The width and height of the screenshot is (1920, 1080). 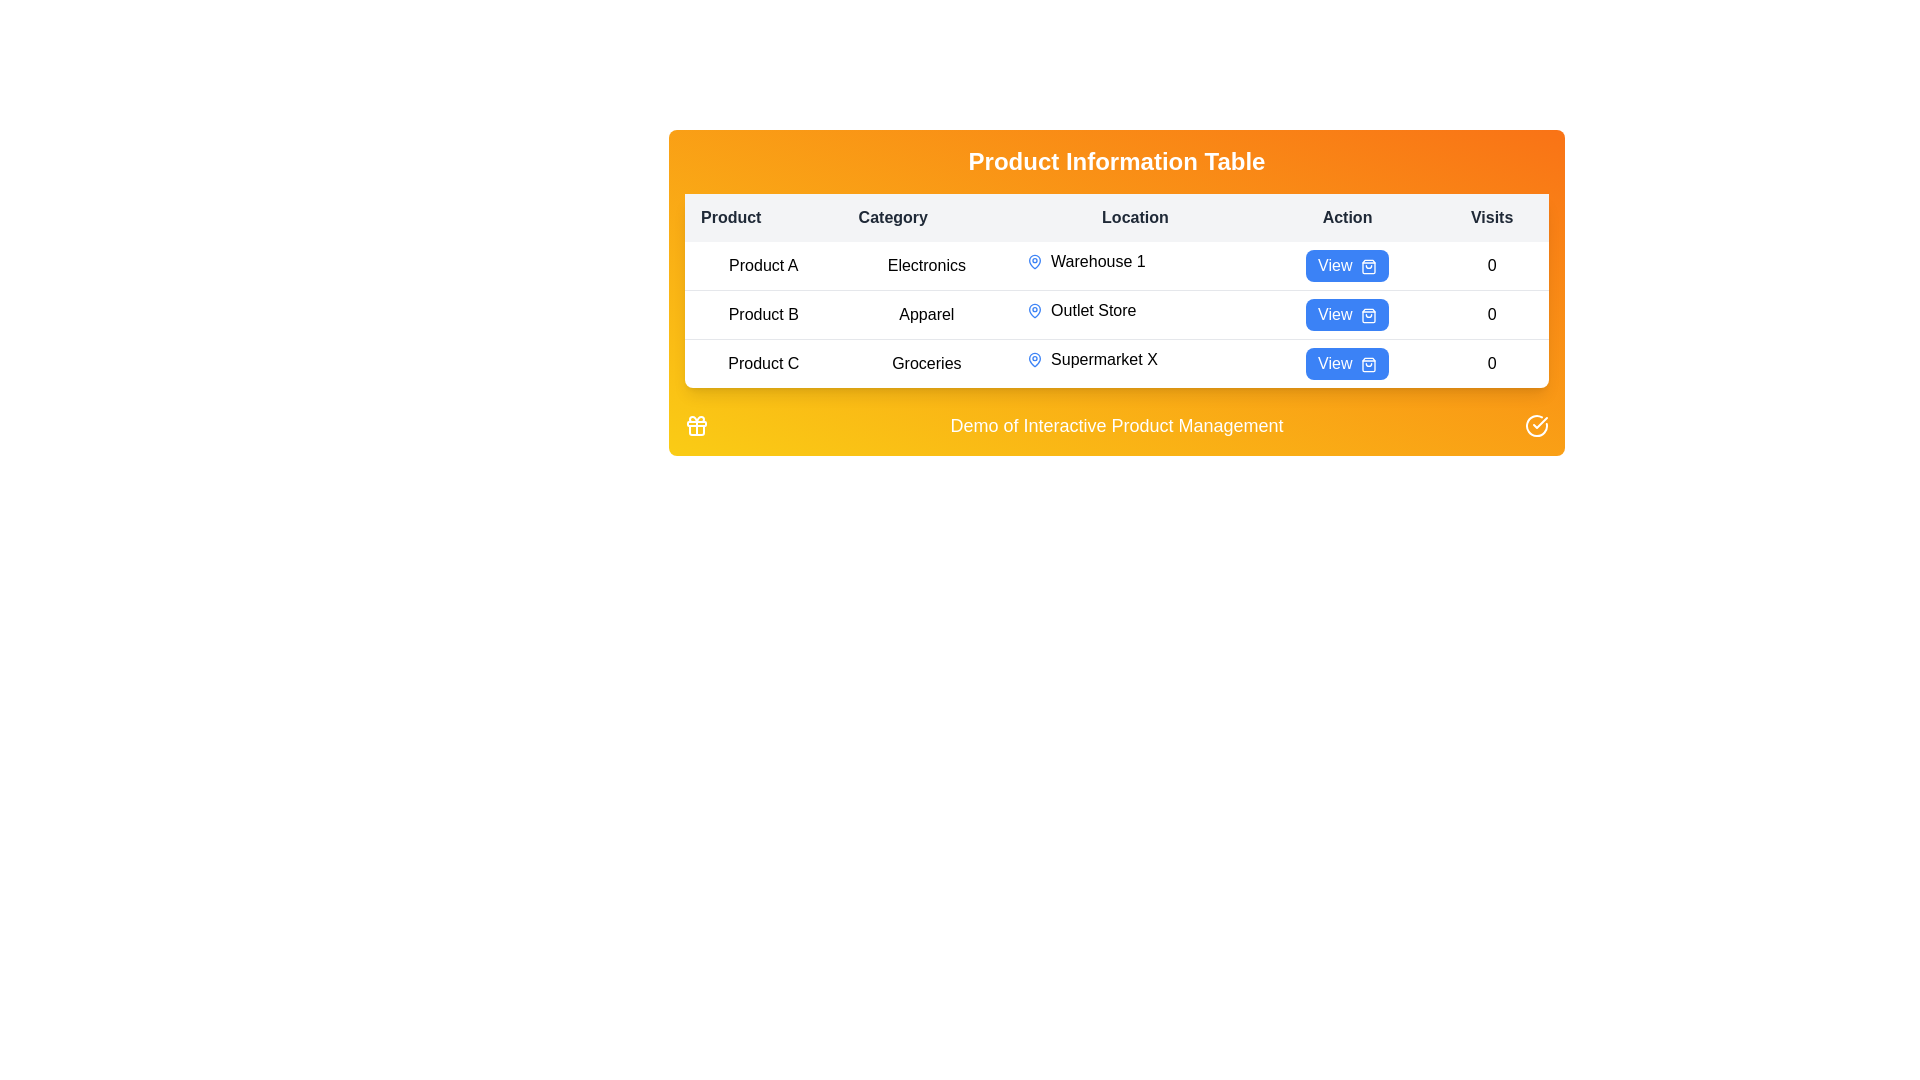 What do you see at coordinates (1492, 265) in the screenshot?
I see `the text display field showing the number '0' under the 'Visits' column for 'Product A' in the table` at bounding box center [1492, 265].